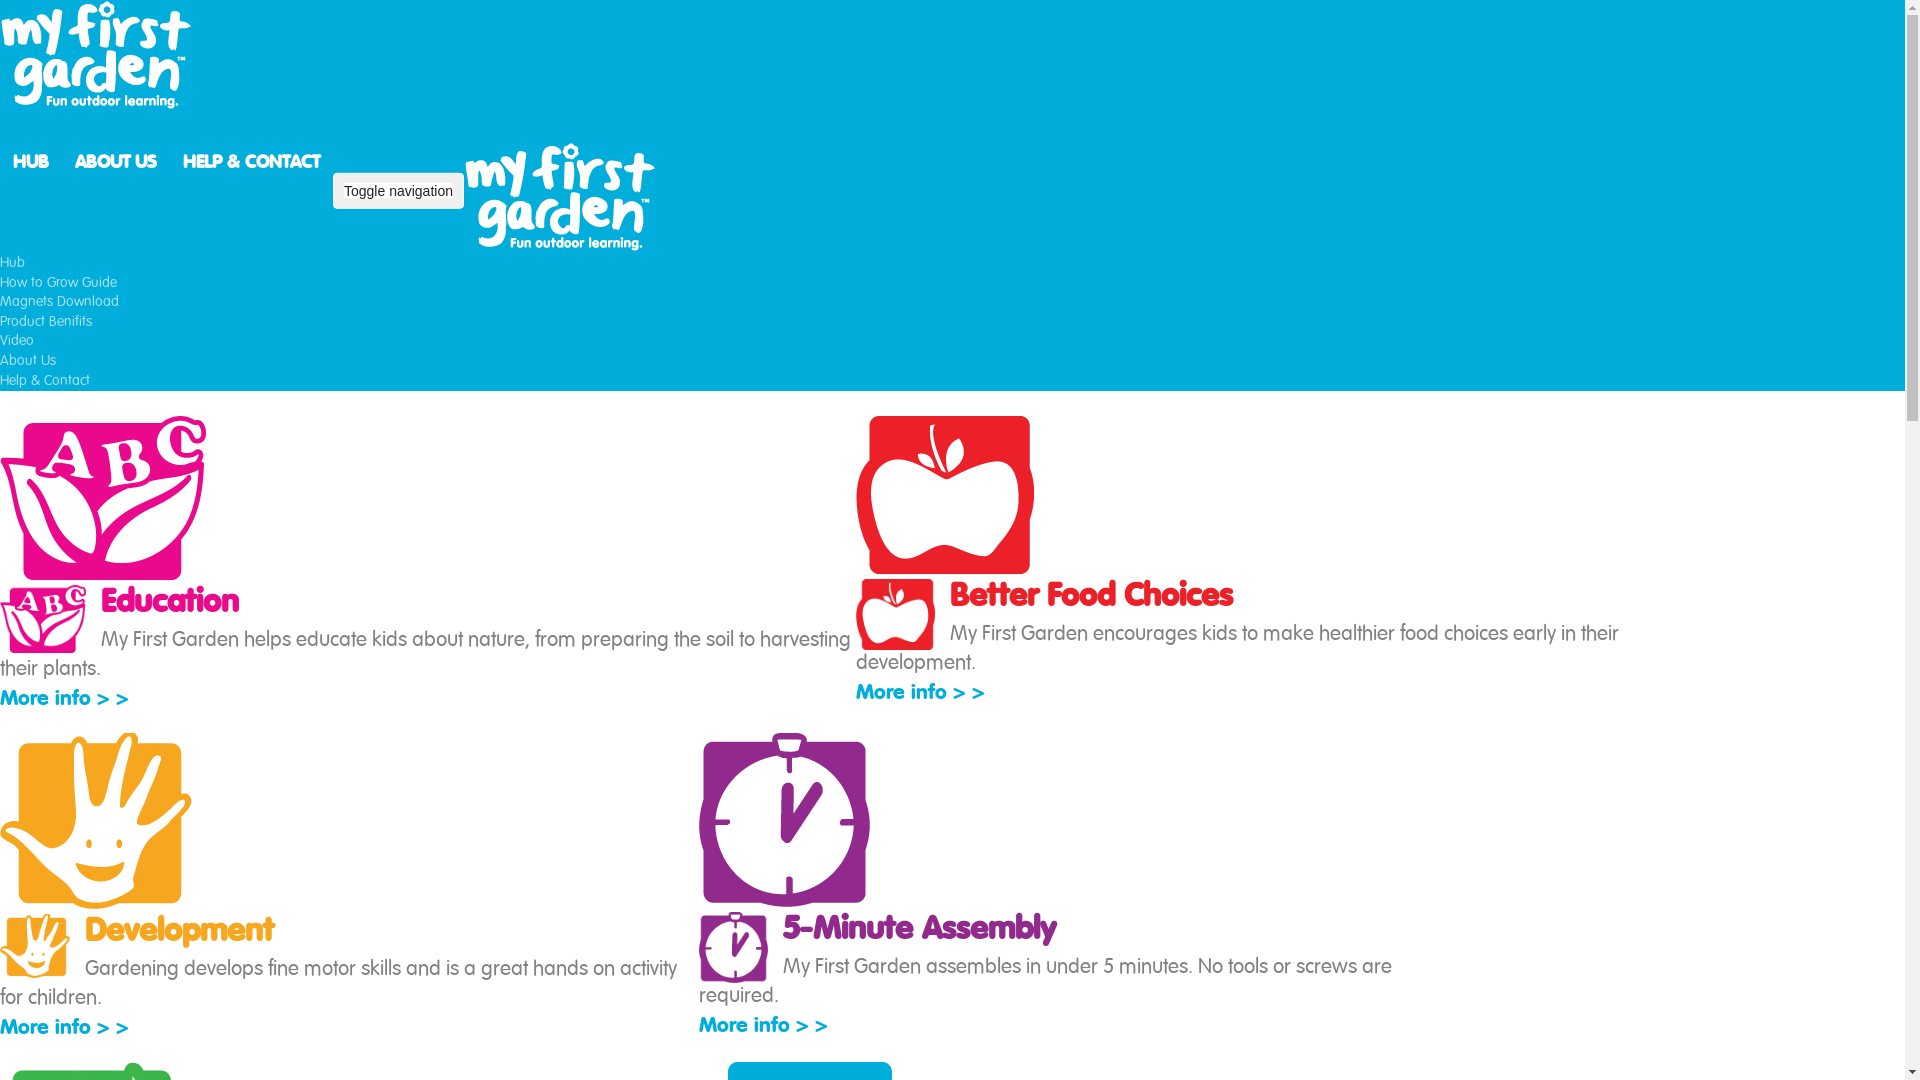 The height and width of the screenshot is (1080, 1920). I want to click on 'HUB', so click(30, 160).